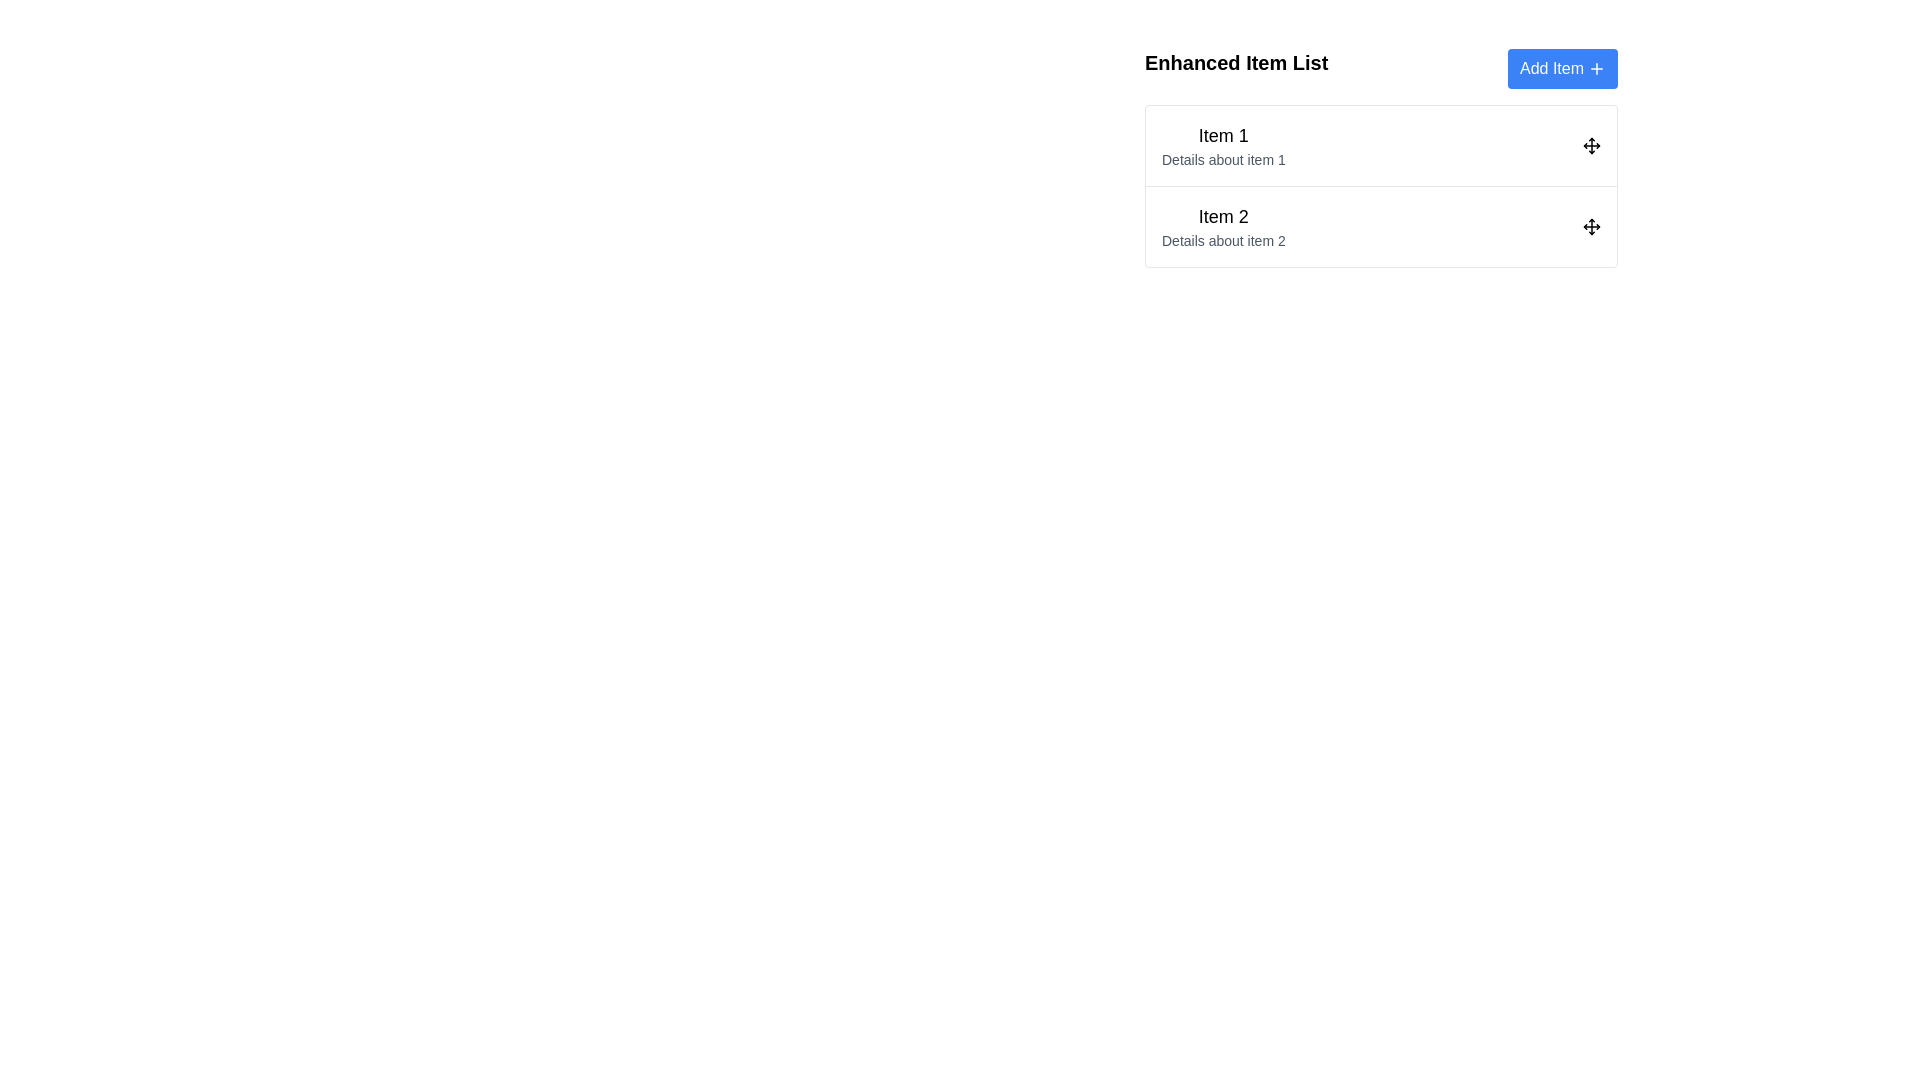 Image resolution: width=1920 pixels, height=1080 pixels. I want to click on the Draggable Icon located near the right edge of the list item titled 'Item 2', so click(1591, 226).